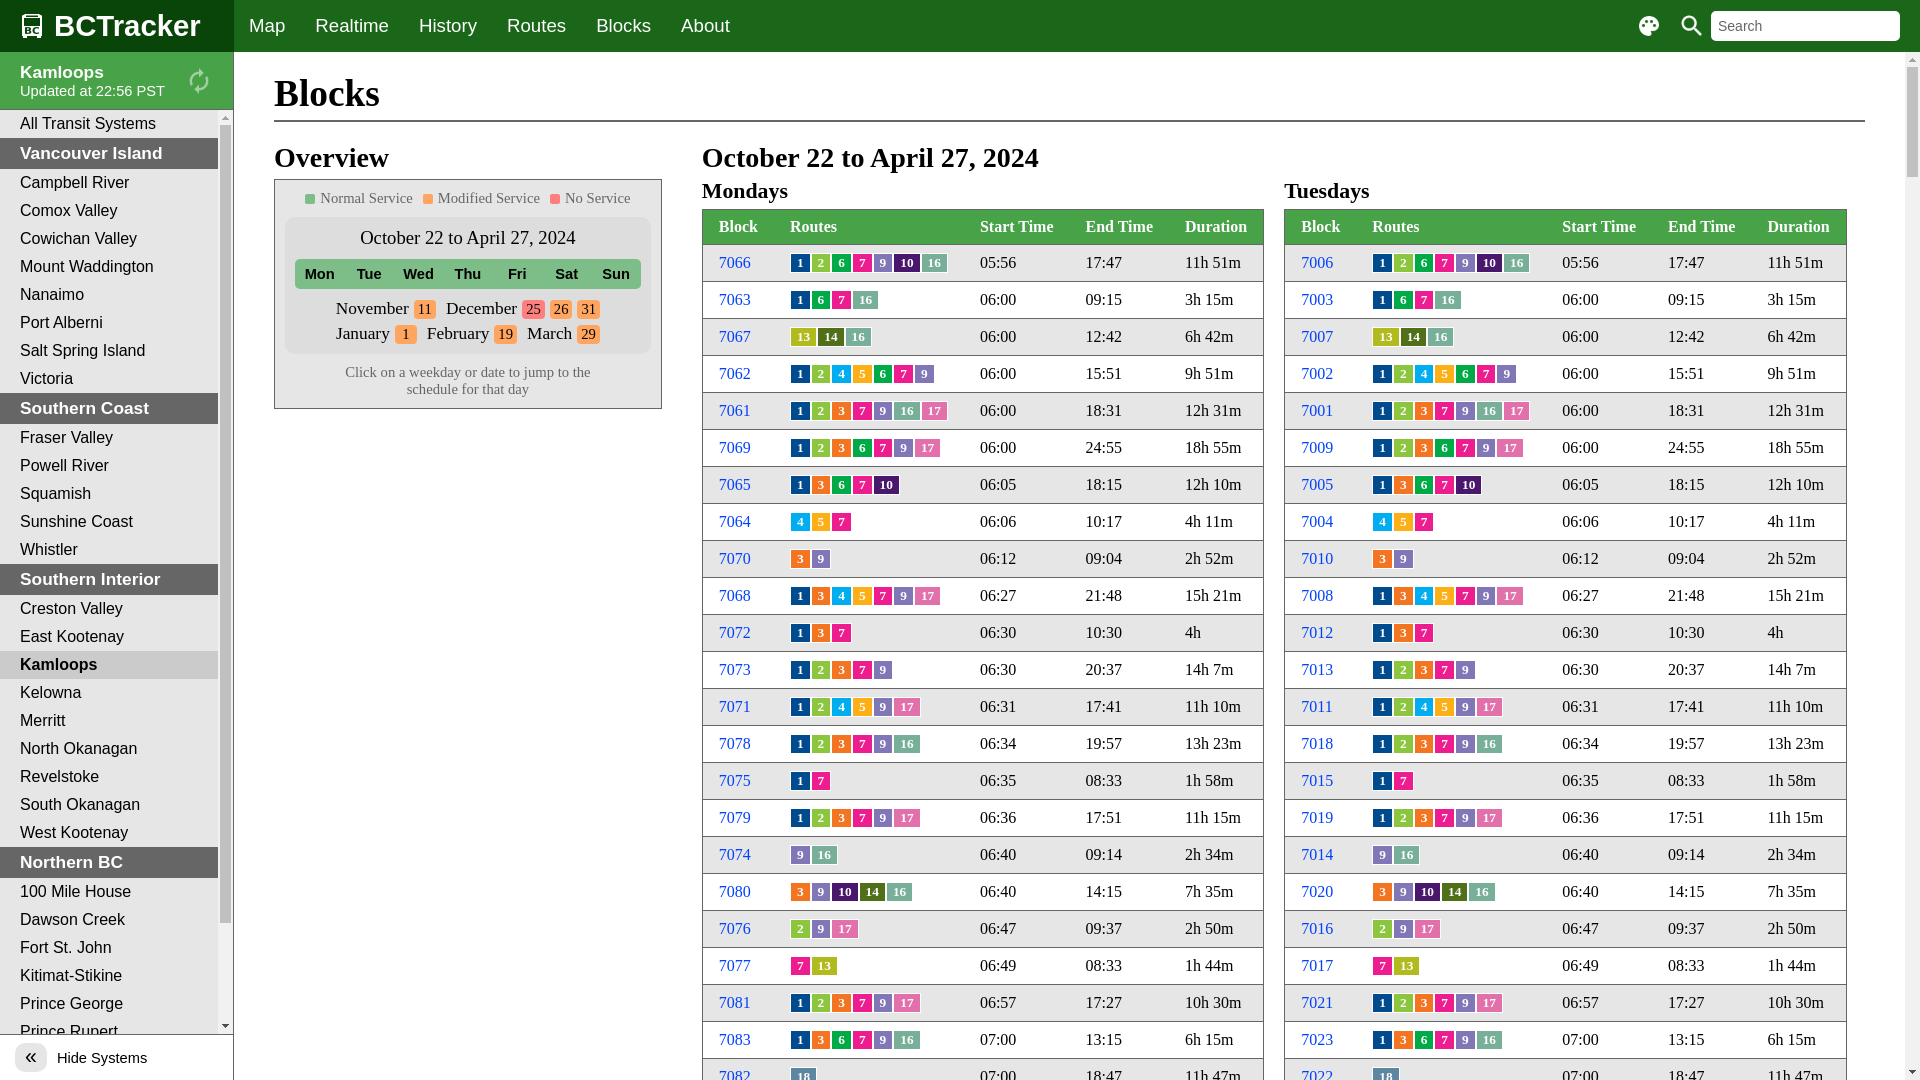  Describe the element at coordinates (800, 559) in the screenshot. I see `'3'` at that location.